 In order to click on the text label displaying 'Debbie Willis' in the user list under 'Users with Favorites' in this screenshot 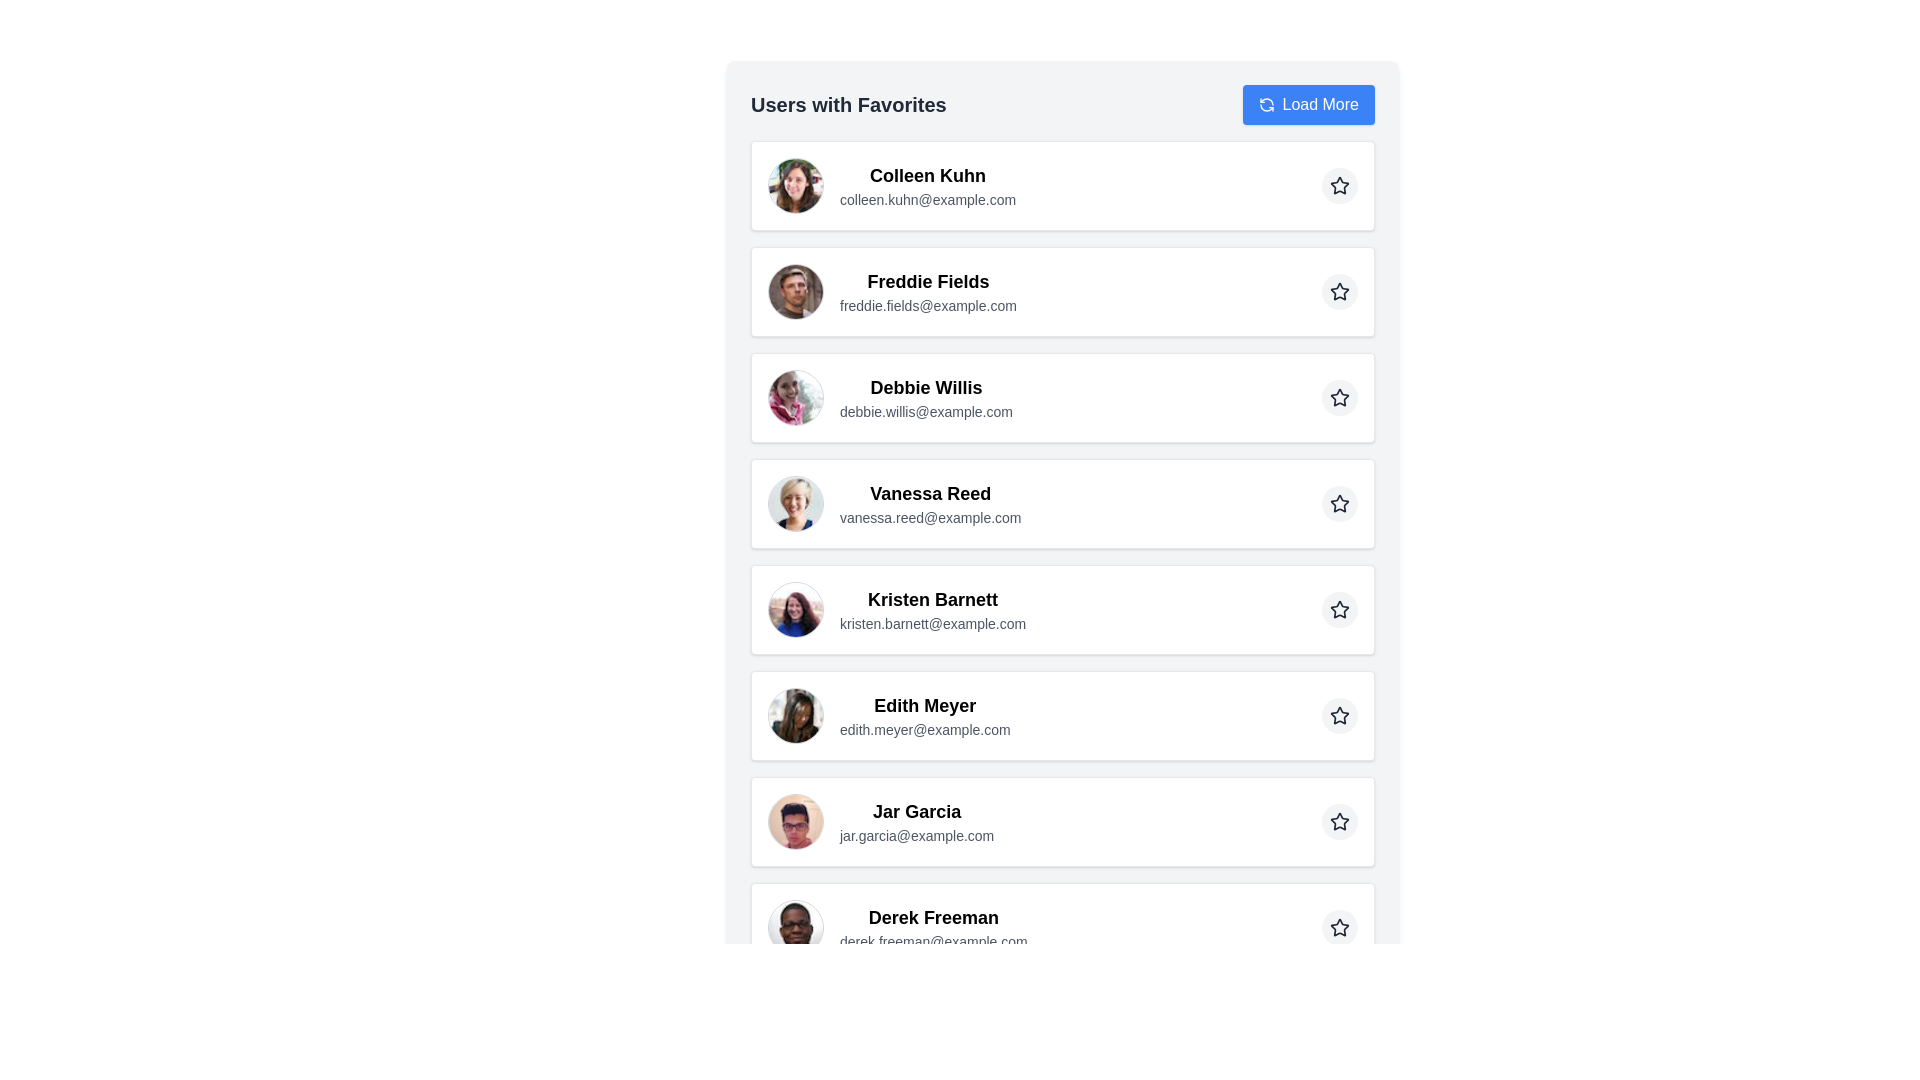, I will do `click(925, 388)`.